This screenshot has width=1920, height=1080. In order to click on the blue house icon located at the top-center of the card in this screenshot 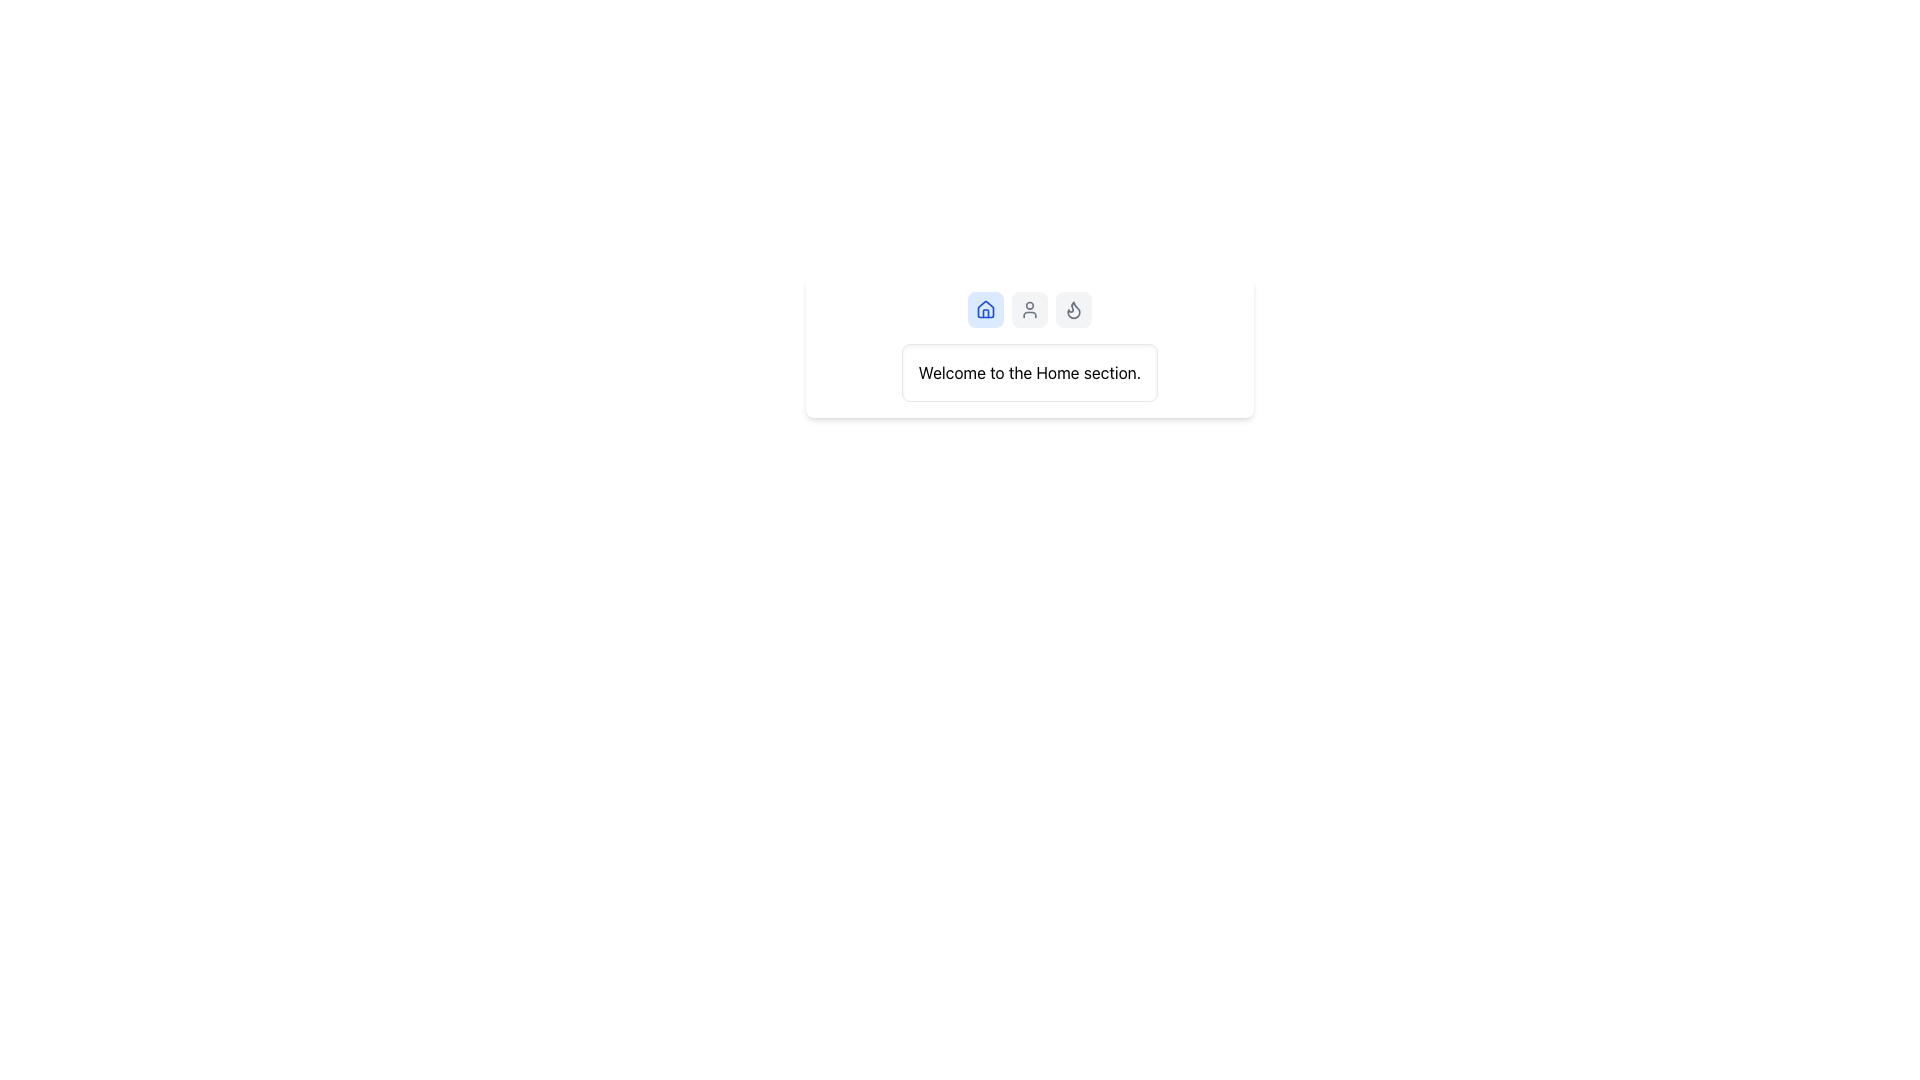, I will do `click(985, 309)`.